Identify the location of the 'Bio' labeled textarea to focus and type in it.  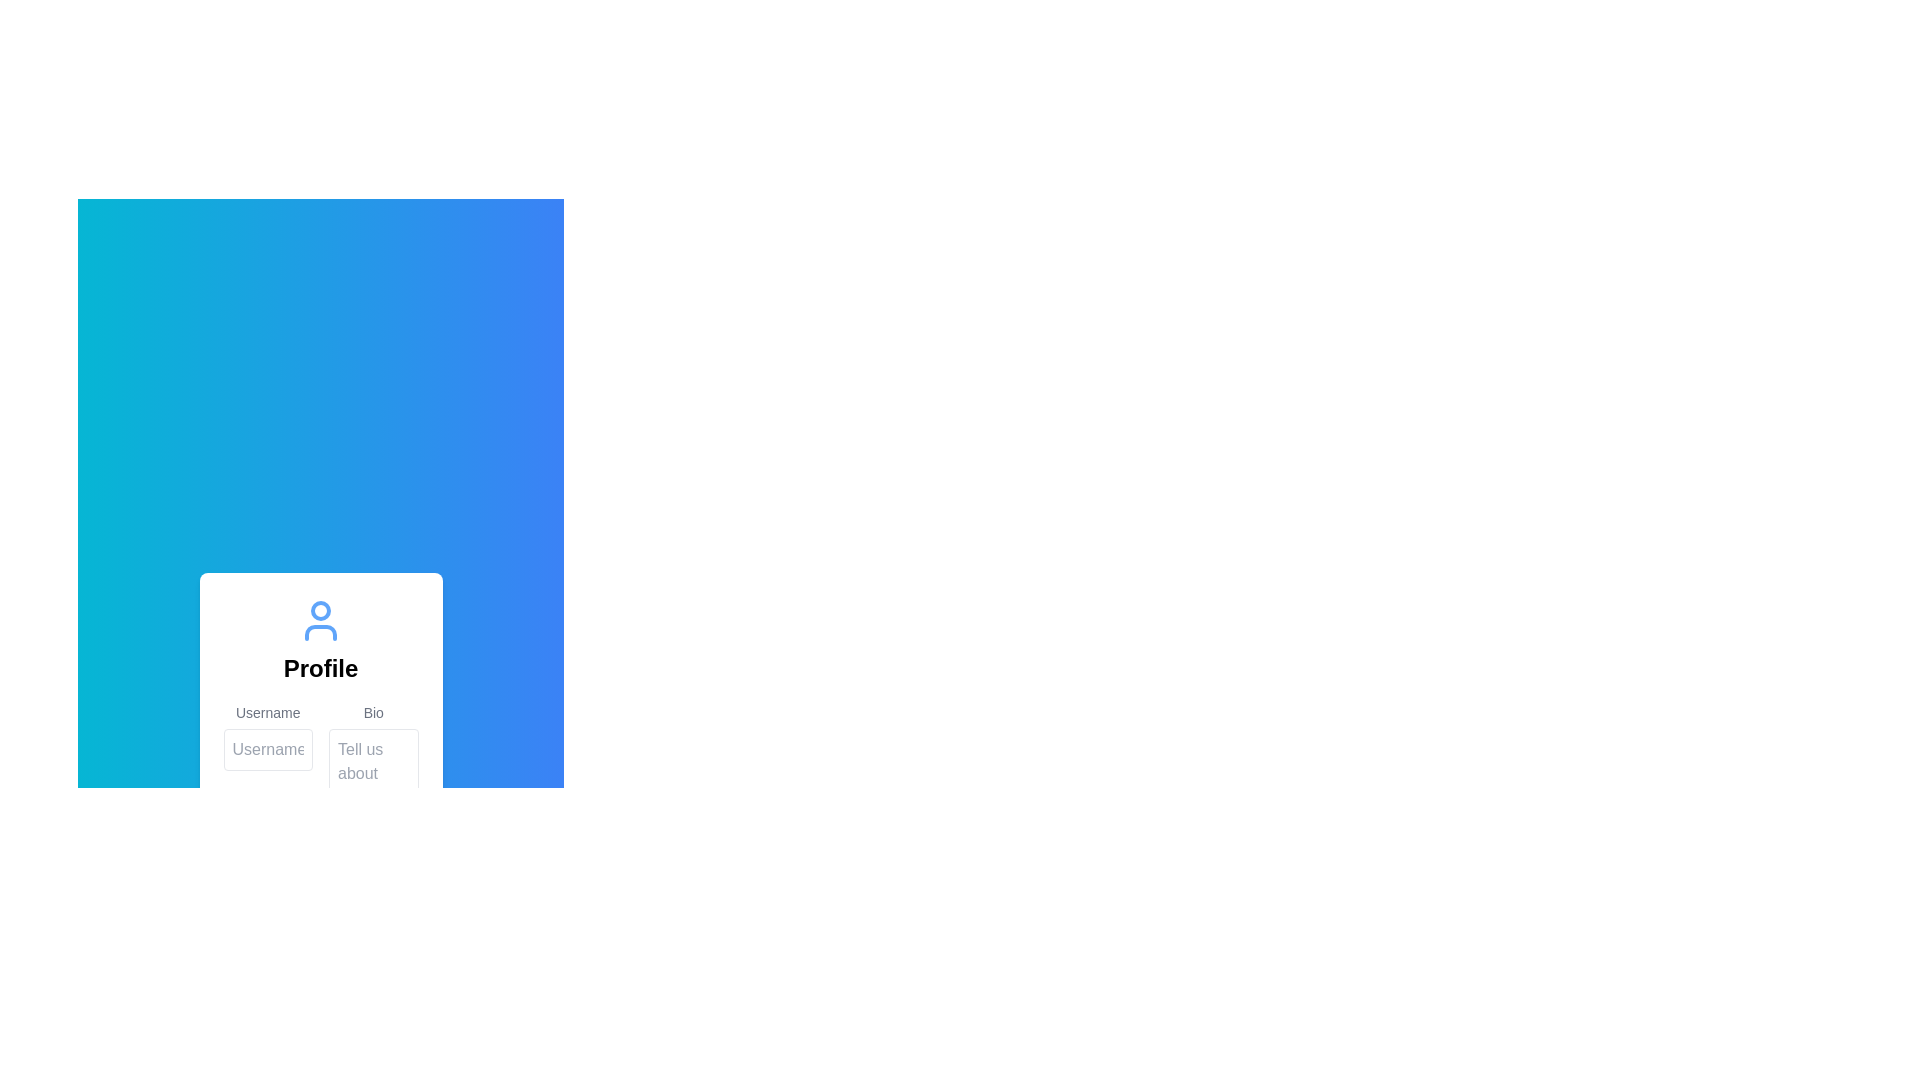
(373, 763).